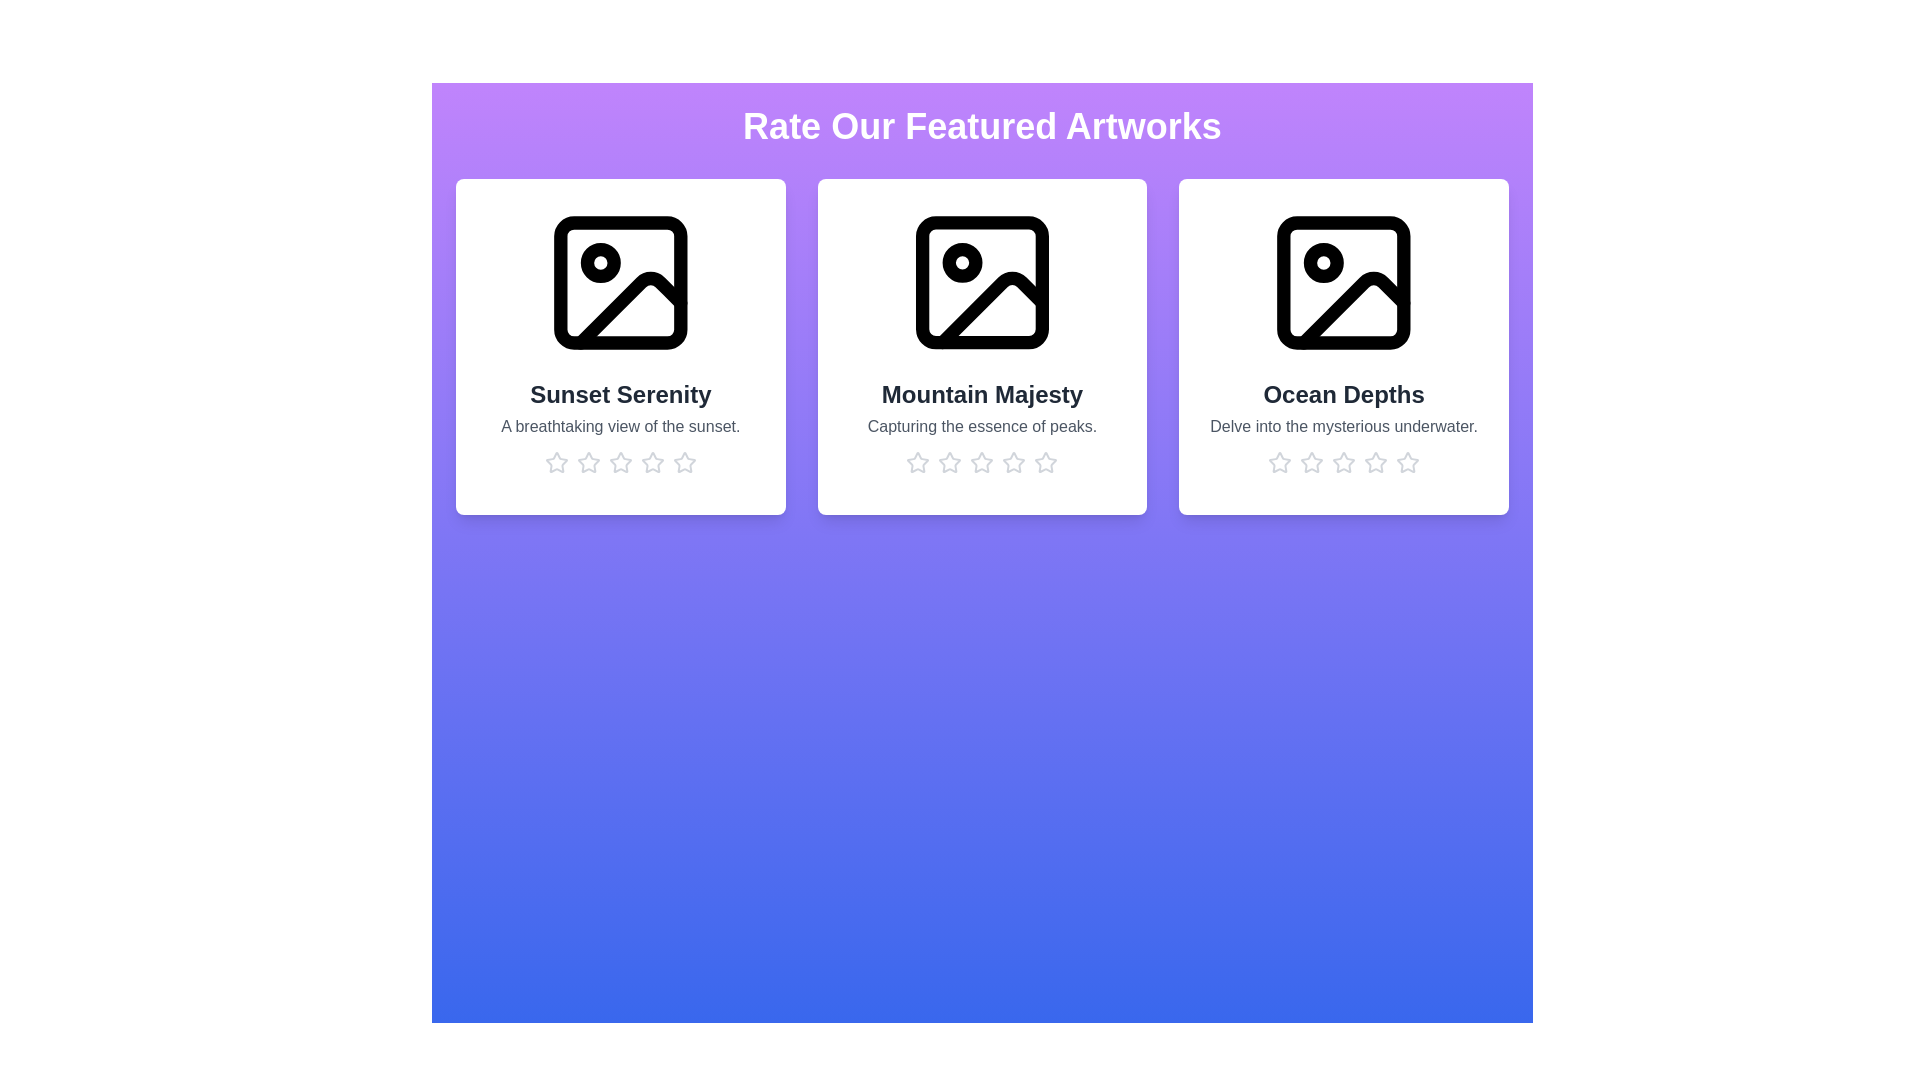  Describe the element at coordinates (1045, 462) in the screenshot. I see `the rating for the artwork 'Mountain Majesty' to 5 stars` at that location.